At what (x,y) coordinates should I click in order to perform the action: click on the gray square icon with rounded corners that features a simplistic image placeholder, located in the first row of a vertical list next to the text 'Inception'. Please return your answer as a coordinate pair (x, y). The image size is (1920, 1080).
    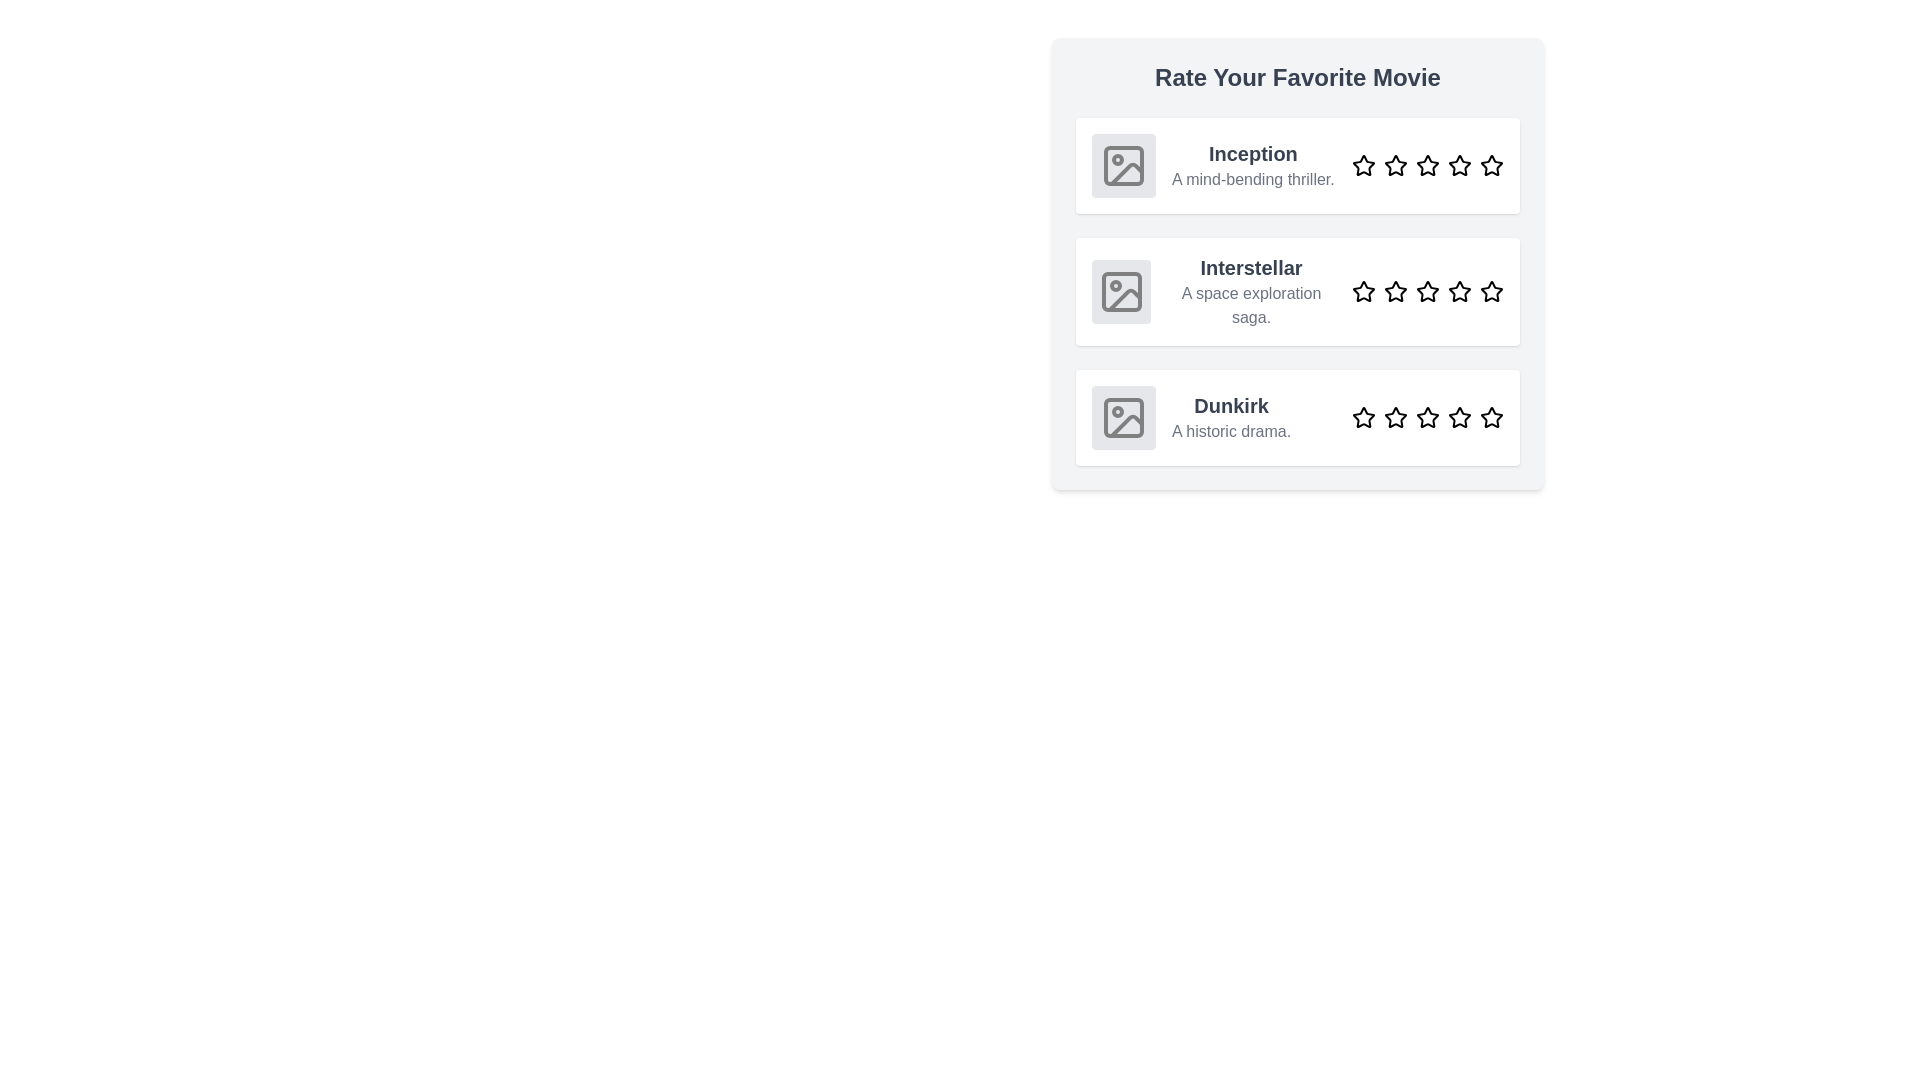
    Looking at the image, I should click on (1123, 164).